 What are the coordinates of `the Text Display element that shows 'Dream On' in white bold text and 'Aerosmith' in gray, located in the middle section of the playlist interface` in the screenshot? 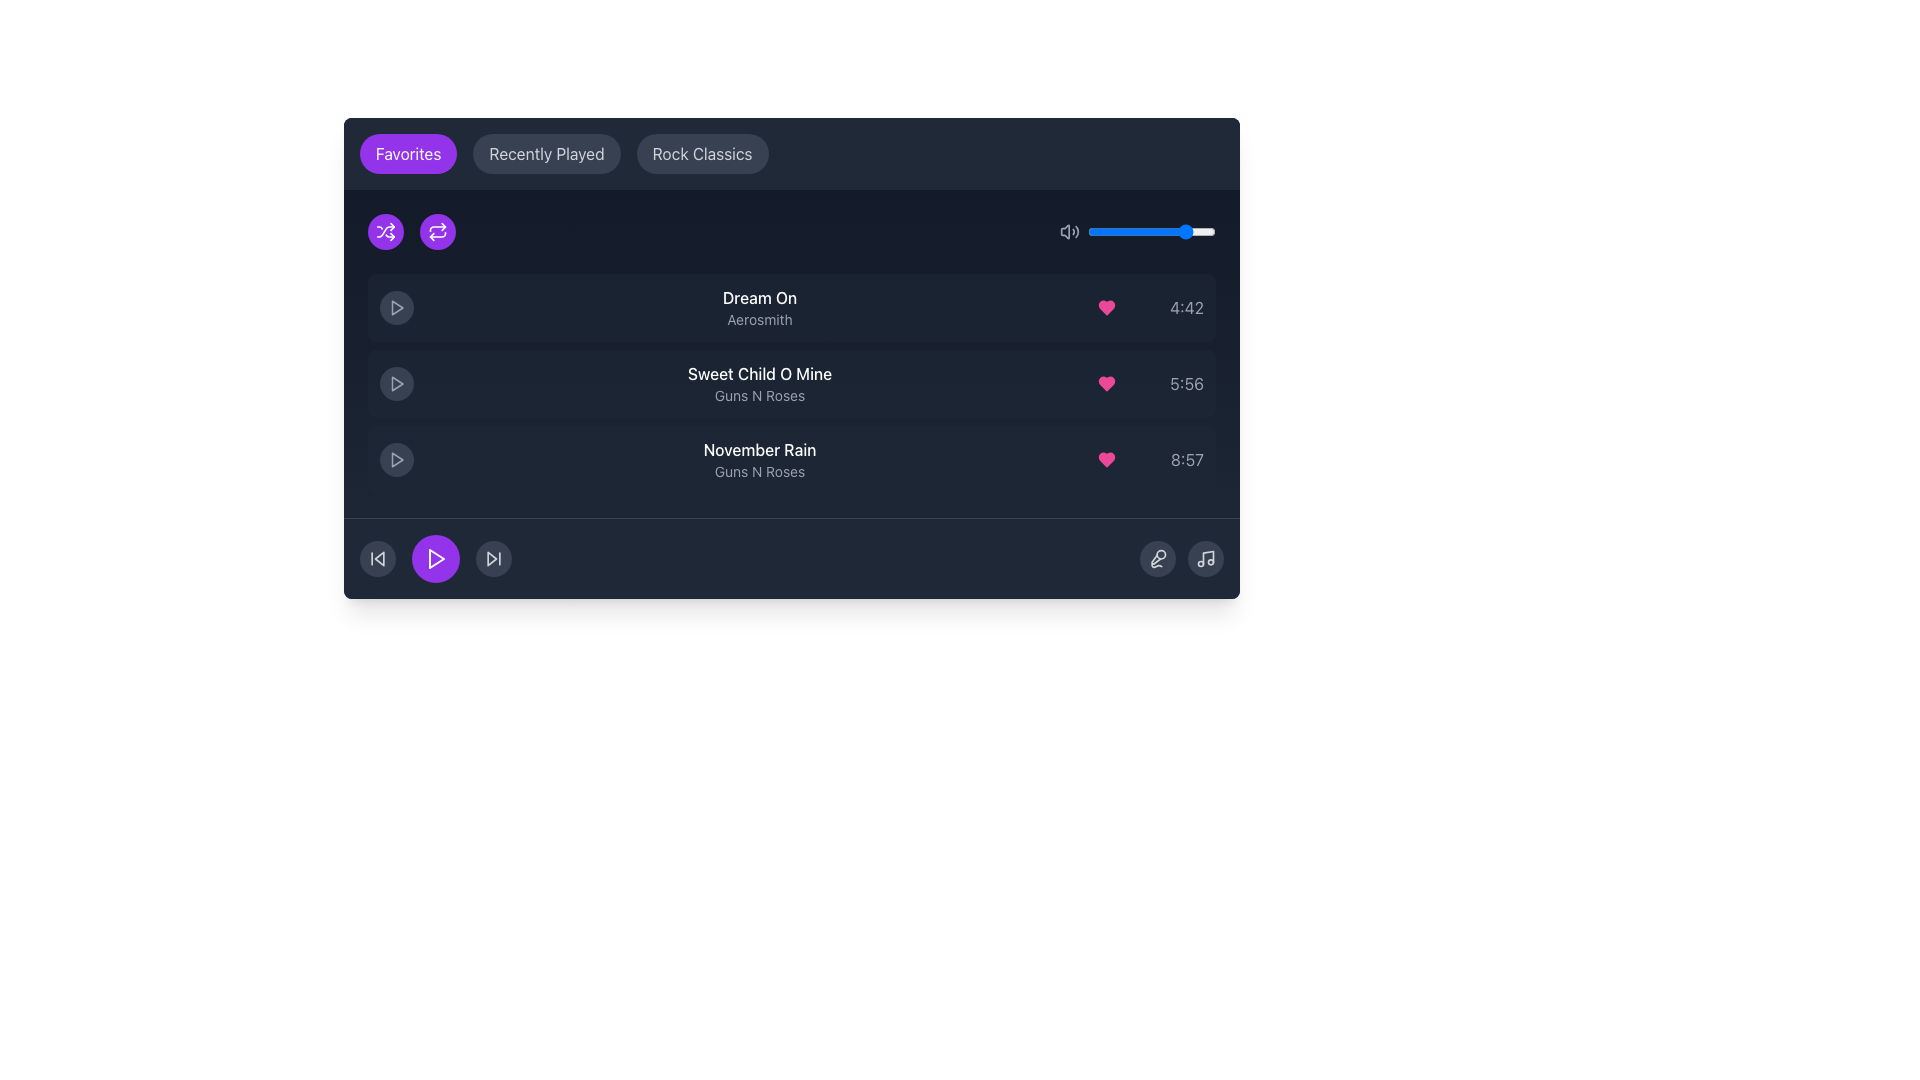 It's located at (758, 308).